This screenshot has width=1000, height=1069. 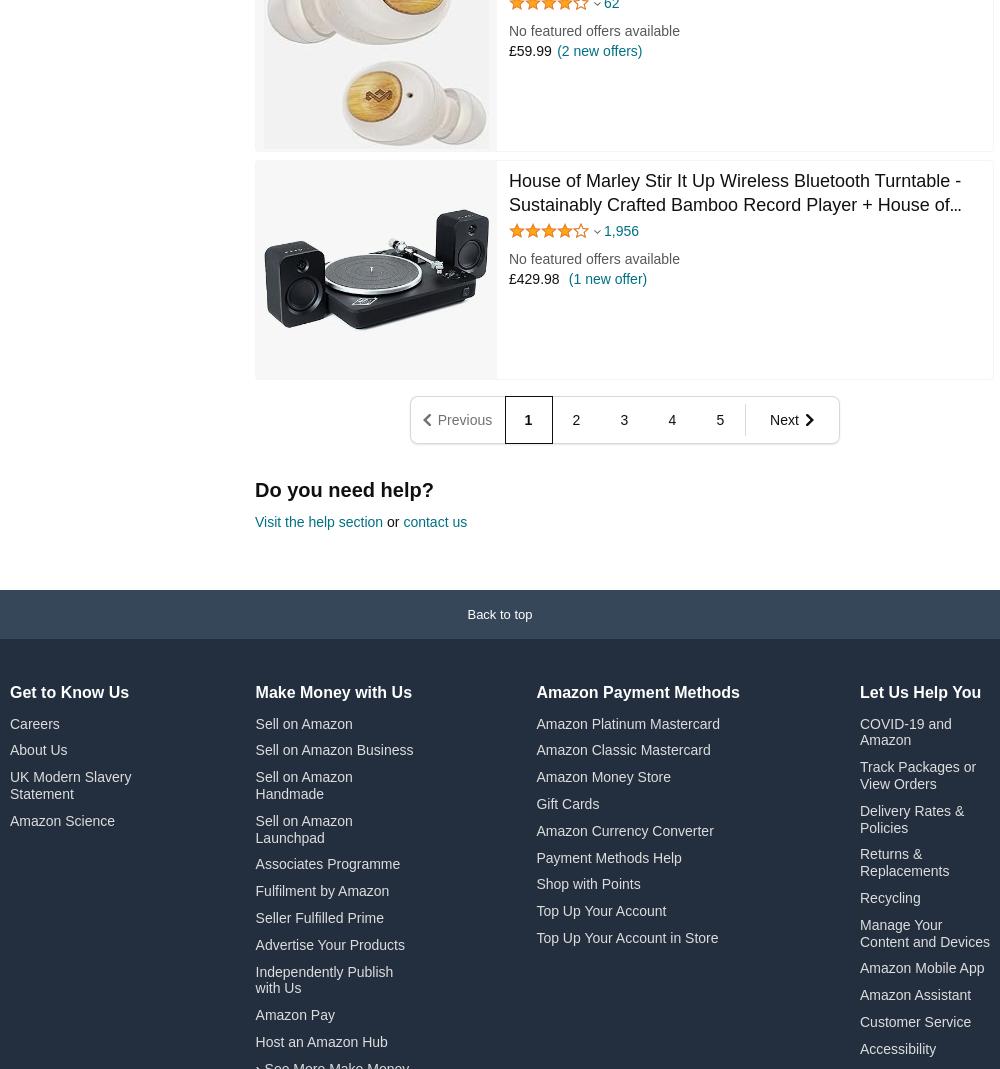 What do you see at coordinates (904, 861) in the screenshot?
I see `'Returns & Replacements'` at bounding box center [904, 861].